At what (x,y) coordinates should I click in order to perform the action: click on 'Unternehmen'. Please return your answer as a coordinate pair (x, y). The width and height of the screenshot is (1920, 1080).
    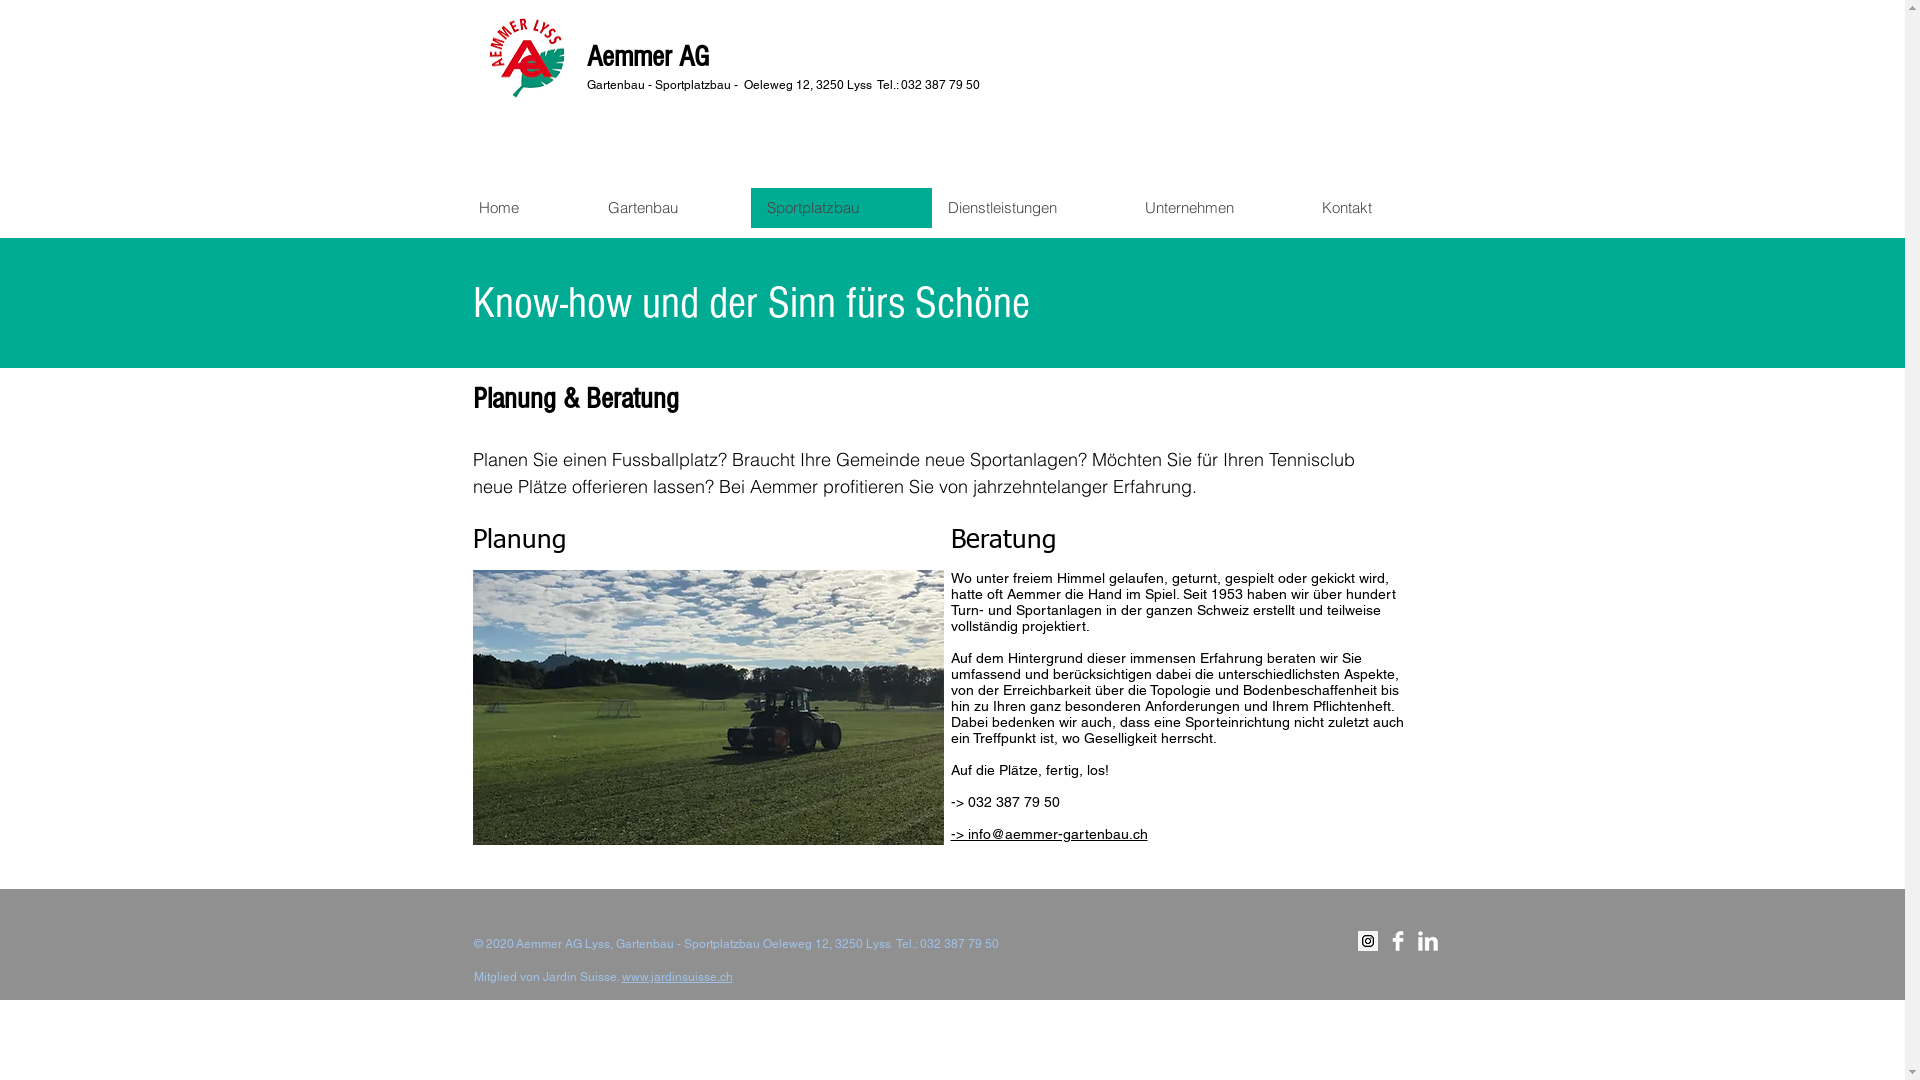
    Looking at the image, I should click on (1215, 208).